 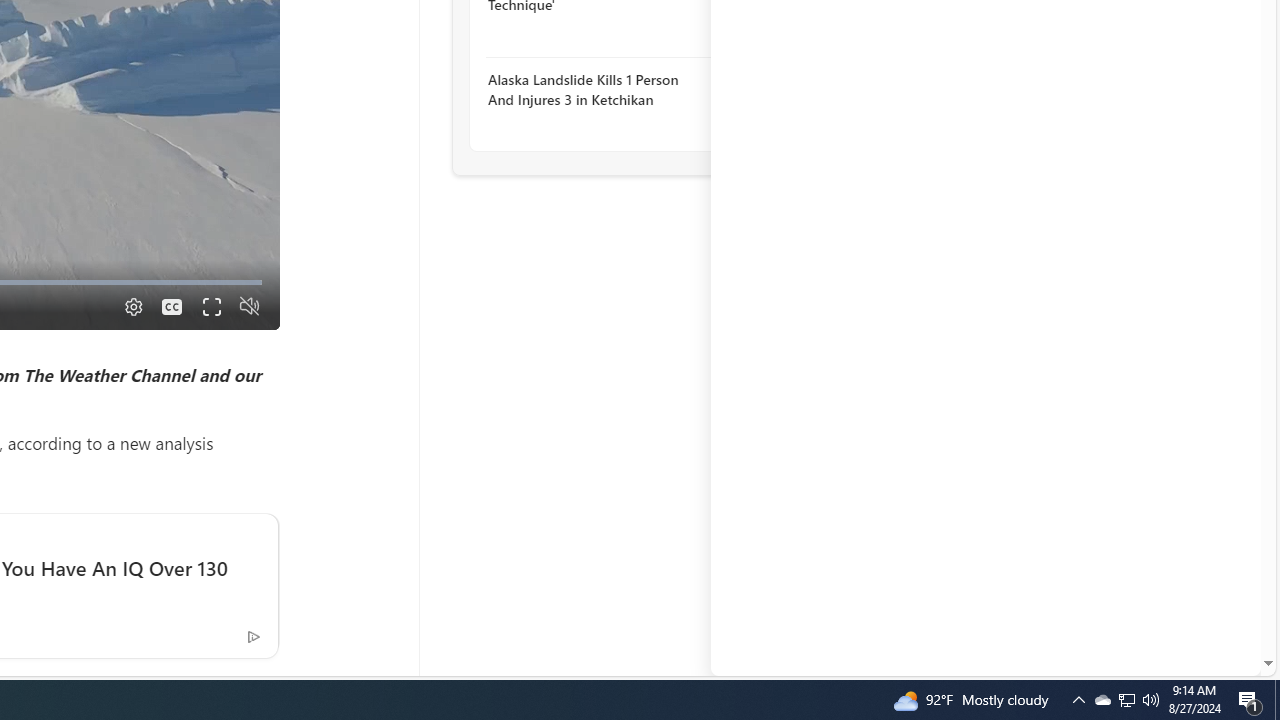 What do you see at coordinates (595, 88) in the screenshot?
I see `'Alaska Landslide Kills 1 Person And Injures 3 in Ketchikan'` at bounding box center [595, 88].